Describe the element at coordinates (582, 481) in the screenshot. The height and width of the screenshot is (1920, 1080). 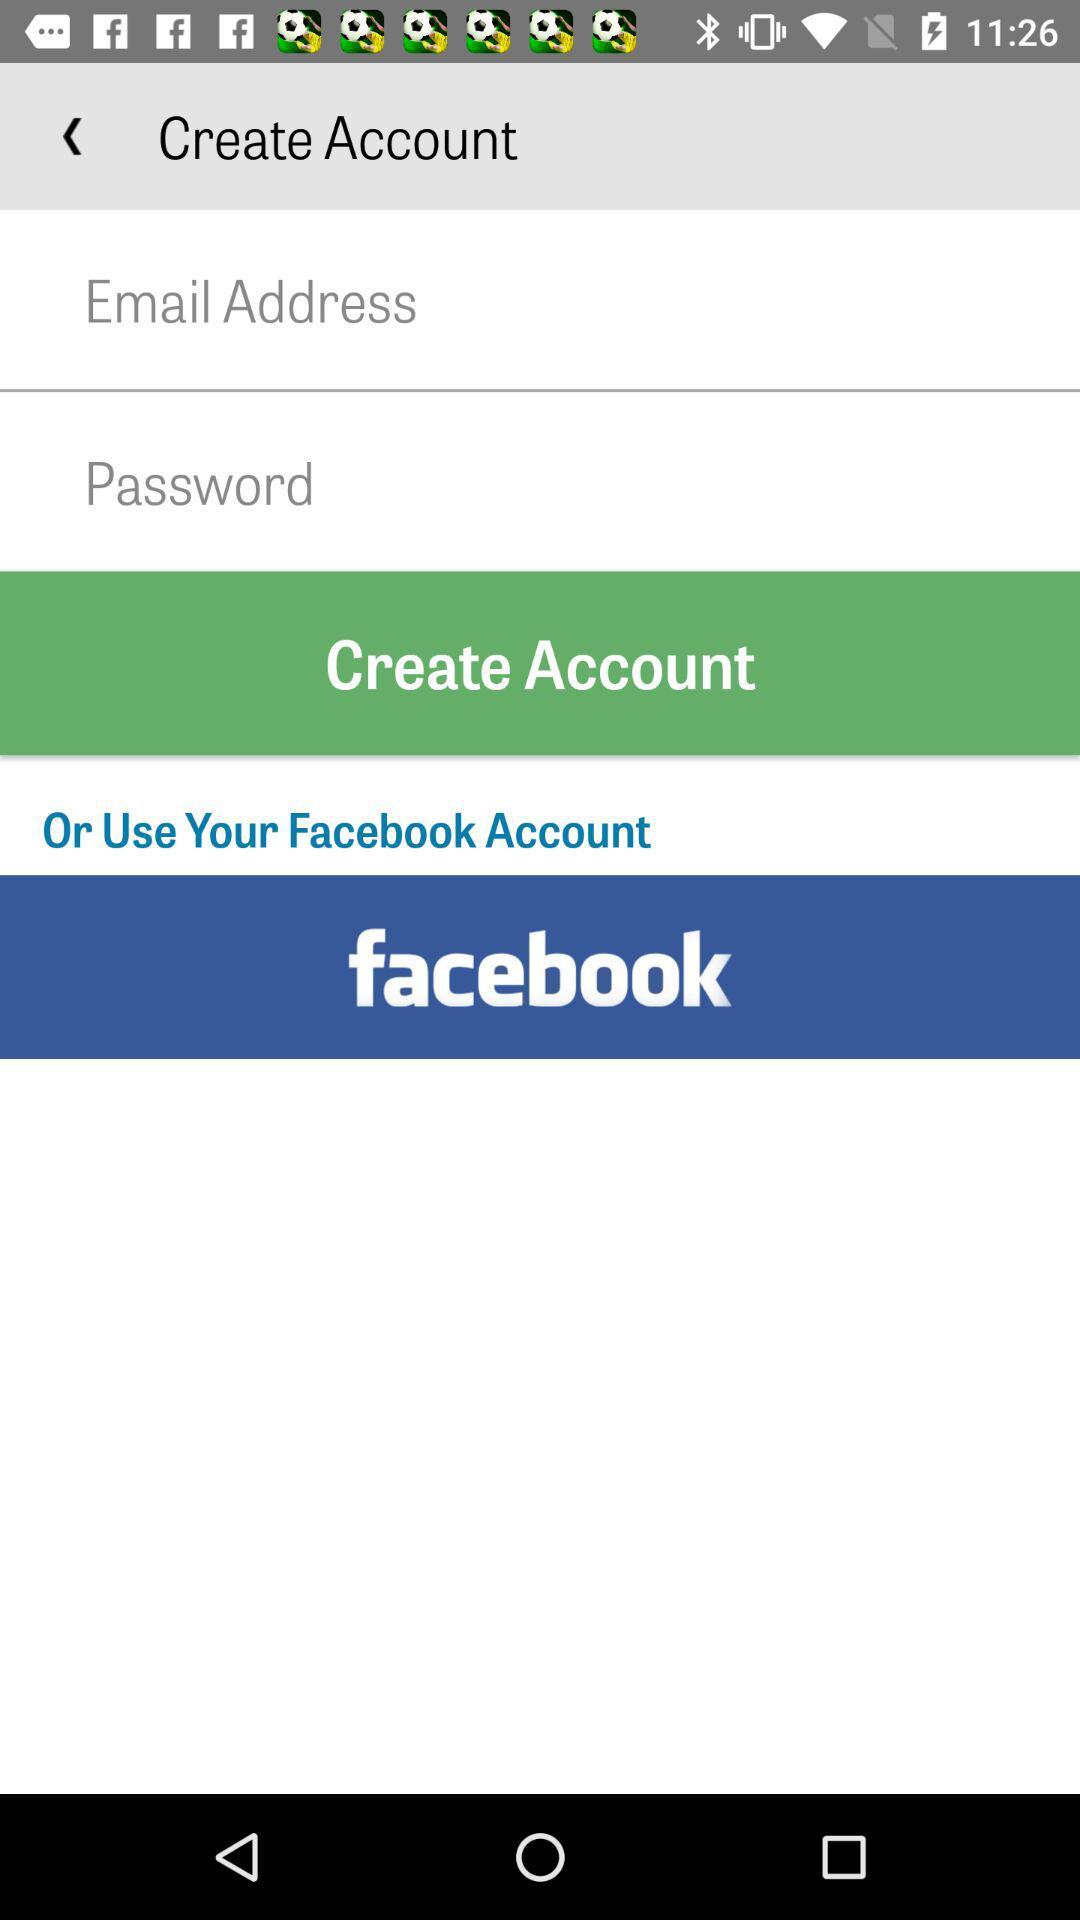
I see `password textbox` at that location.